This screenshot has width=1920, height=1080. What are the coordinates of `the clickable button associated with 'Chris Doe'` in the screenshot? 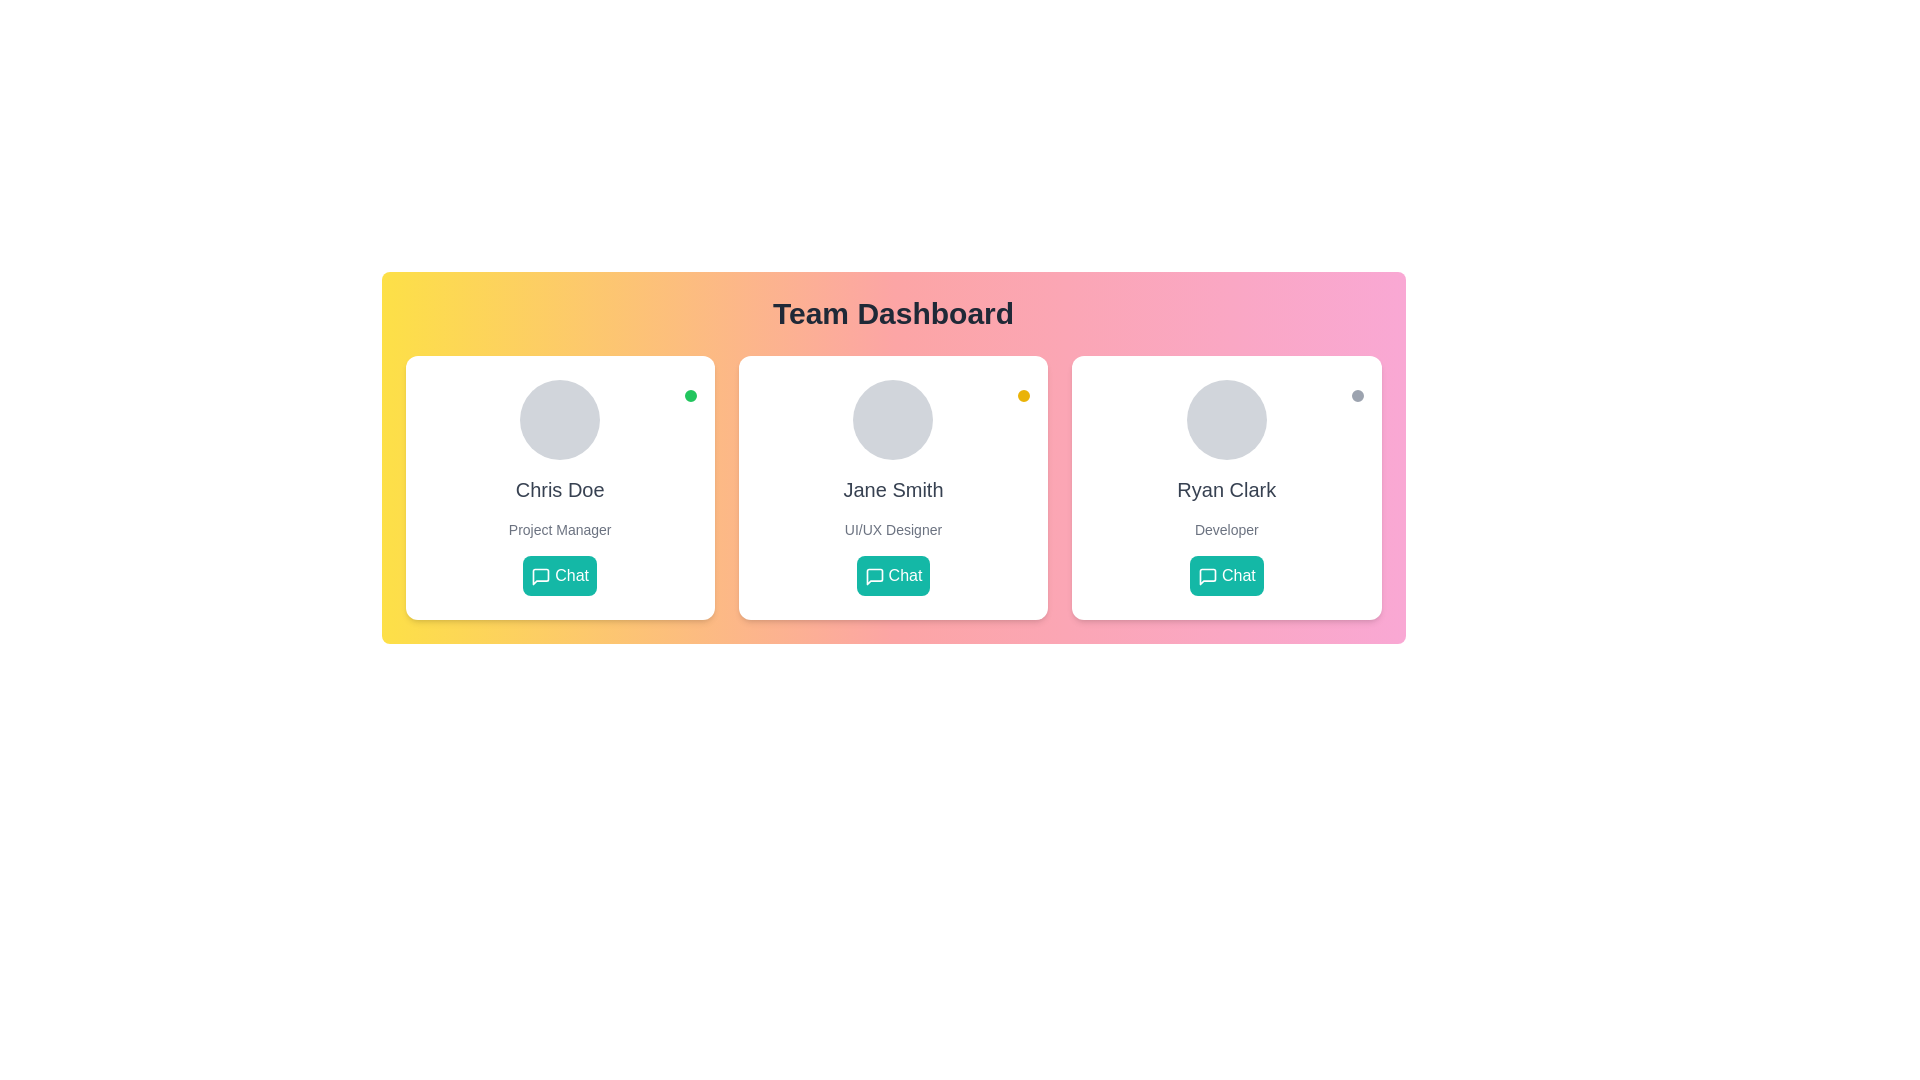 It's located at (560, 575).